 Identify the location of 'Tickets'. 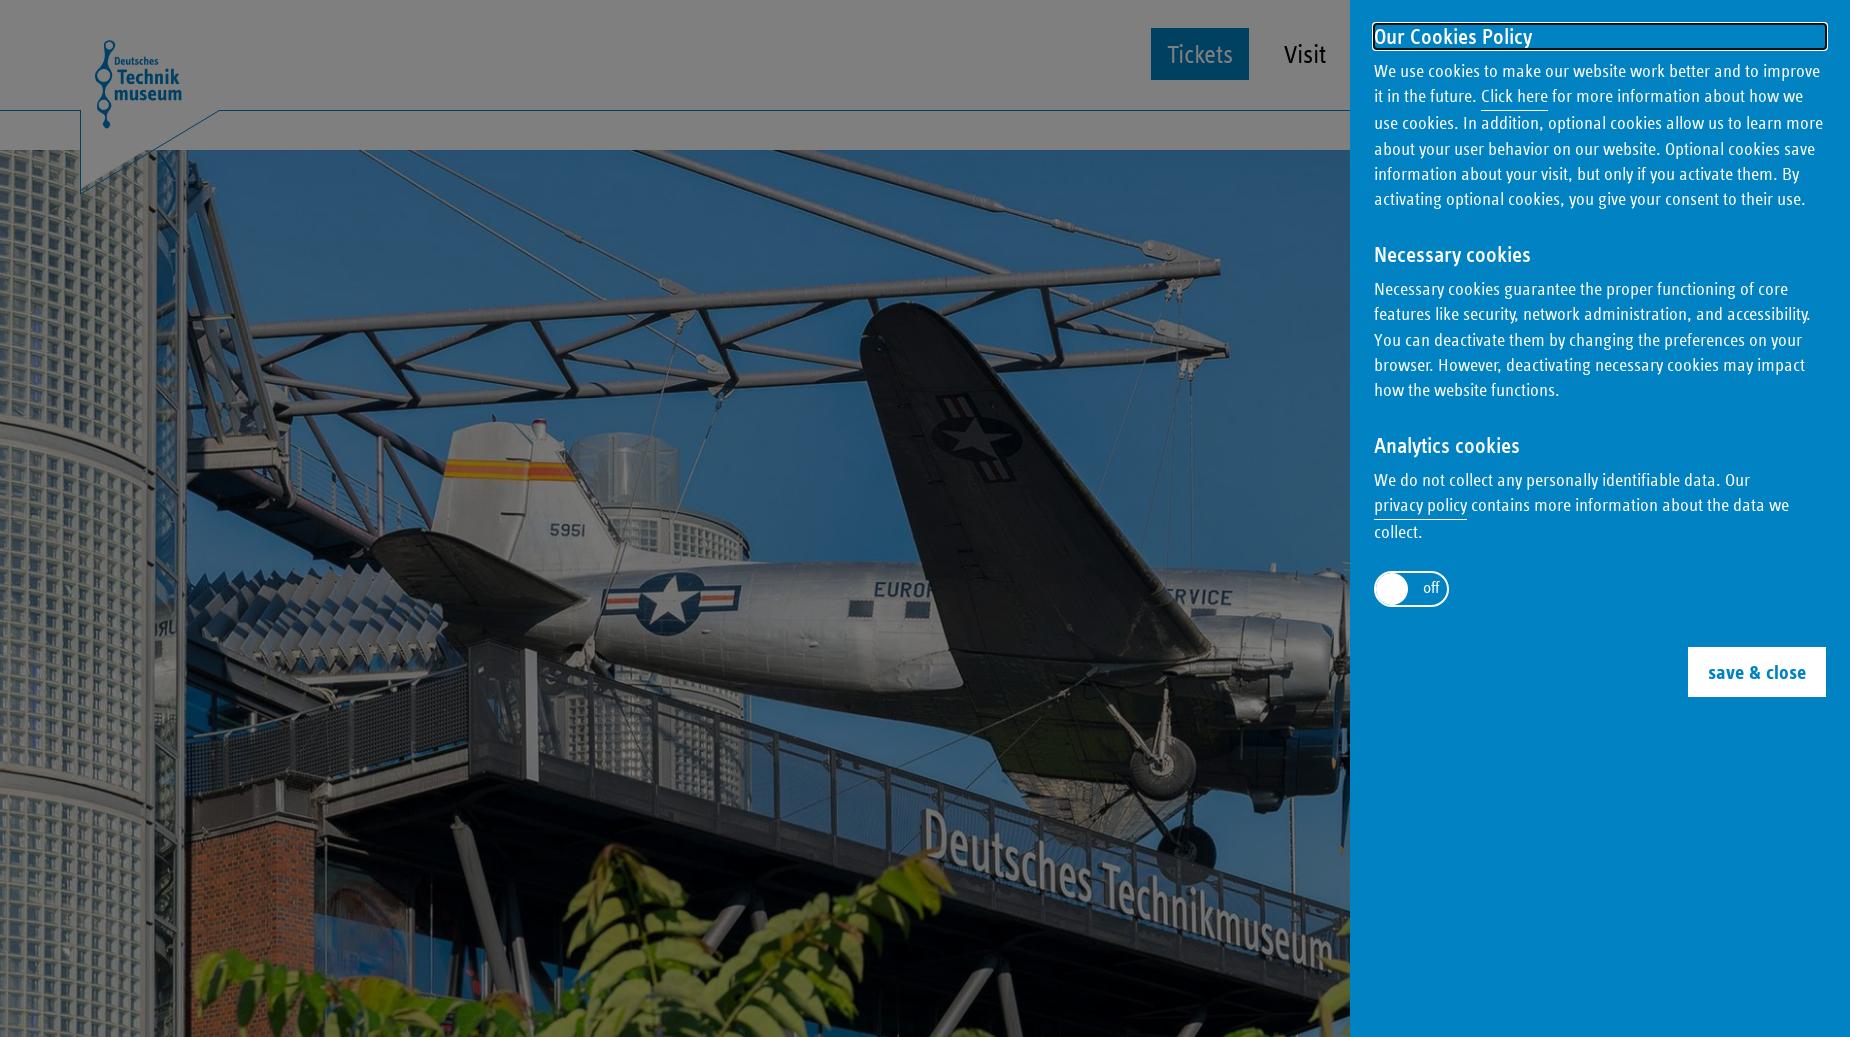
(1198, 92).